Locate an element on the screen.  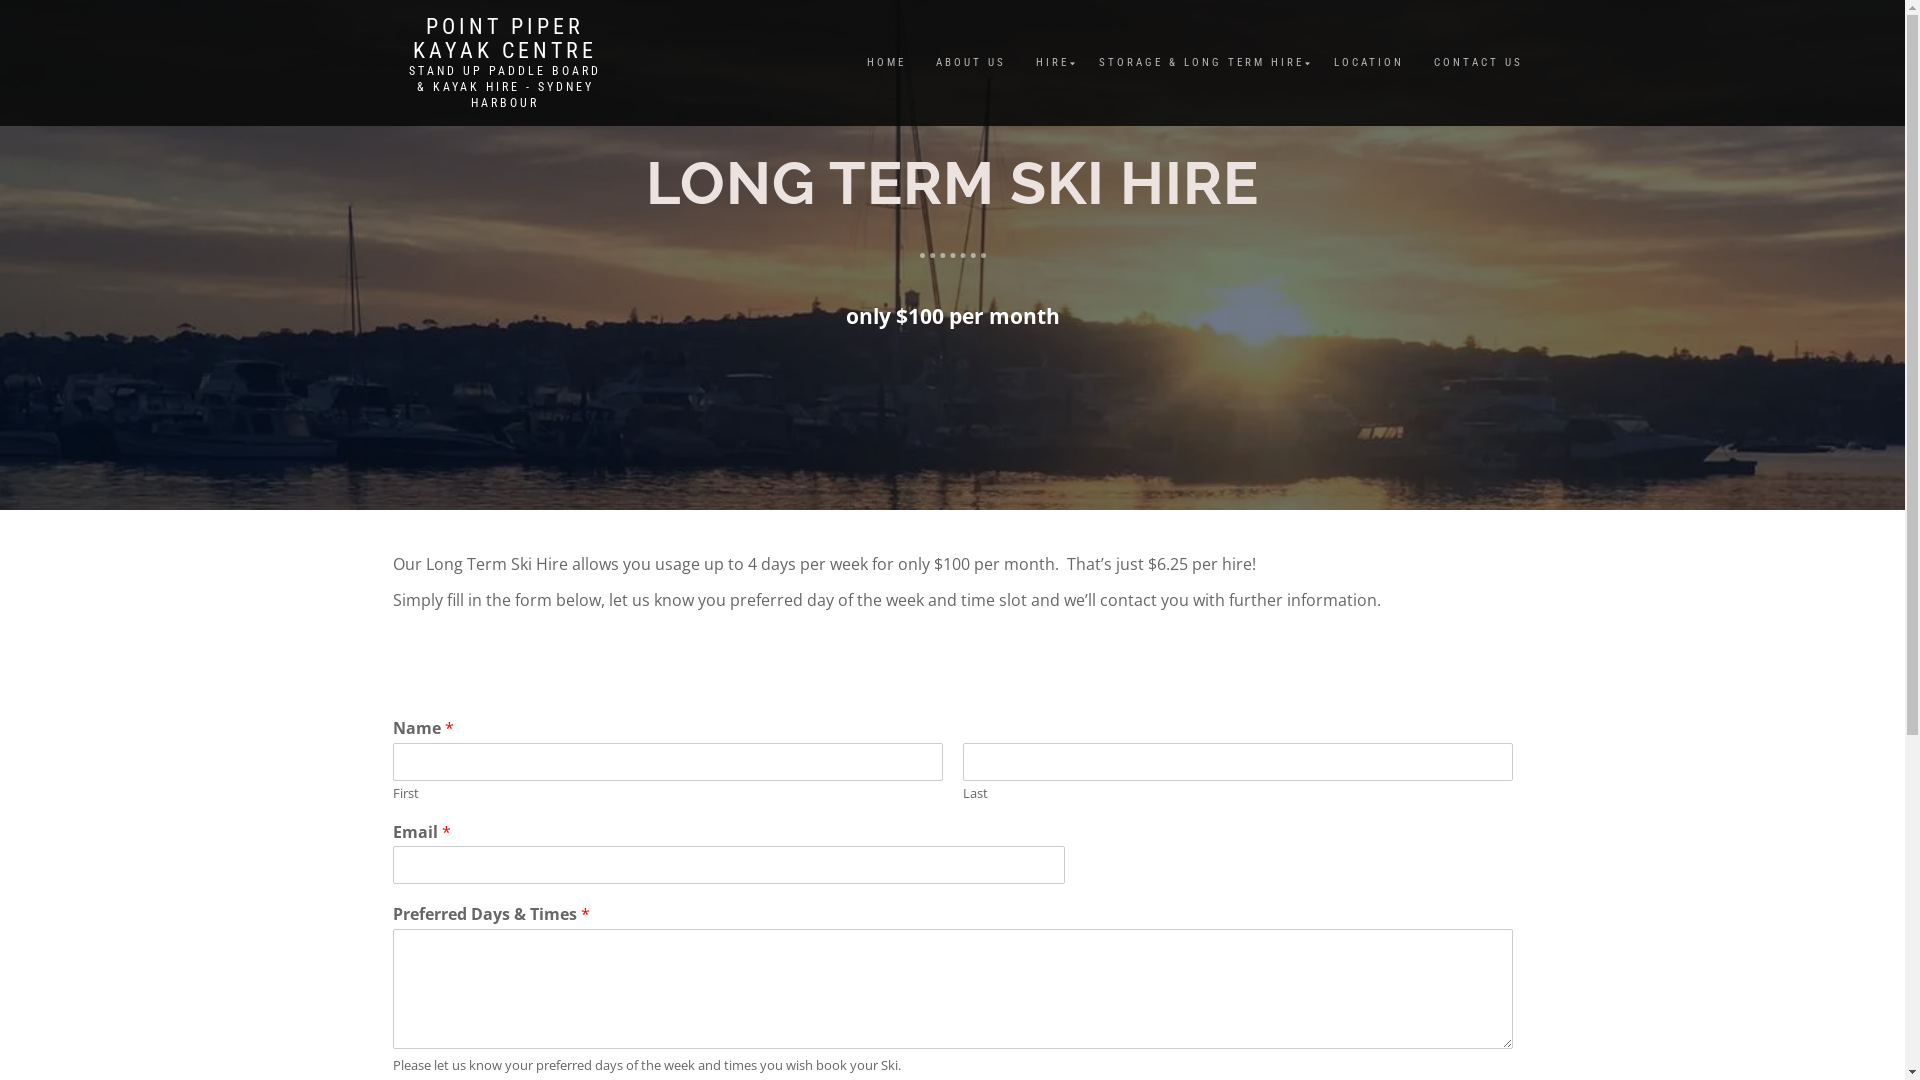
'STAND UP PADDLE BOARD & KAYAK HIRE - SYDNEY HARBOUR' is located at coordinates (504, 86).